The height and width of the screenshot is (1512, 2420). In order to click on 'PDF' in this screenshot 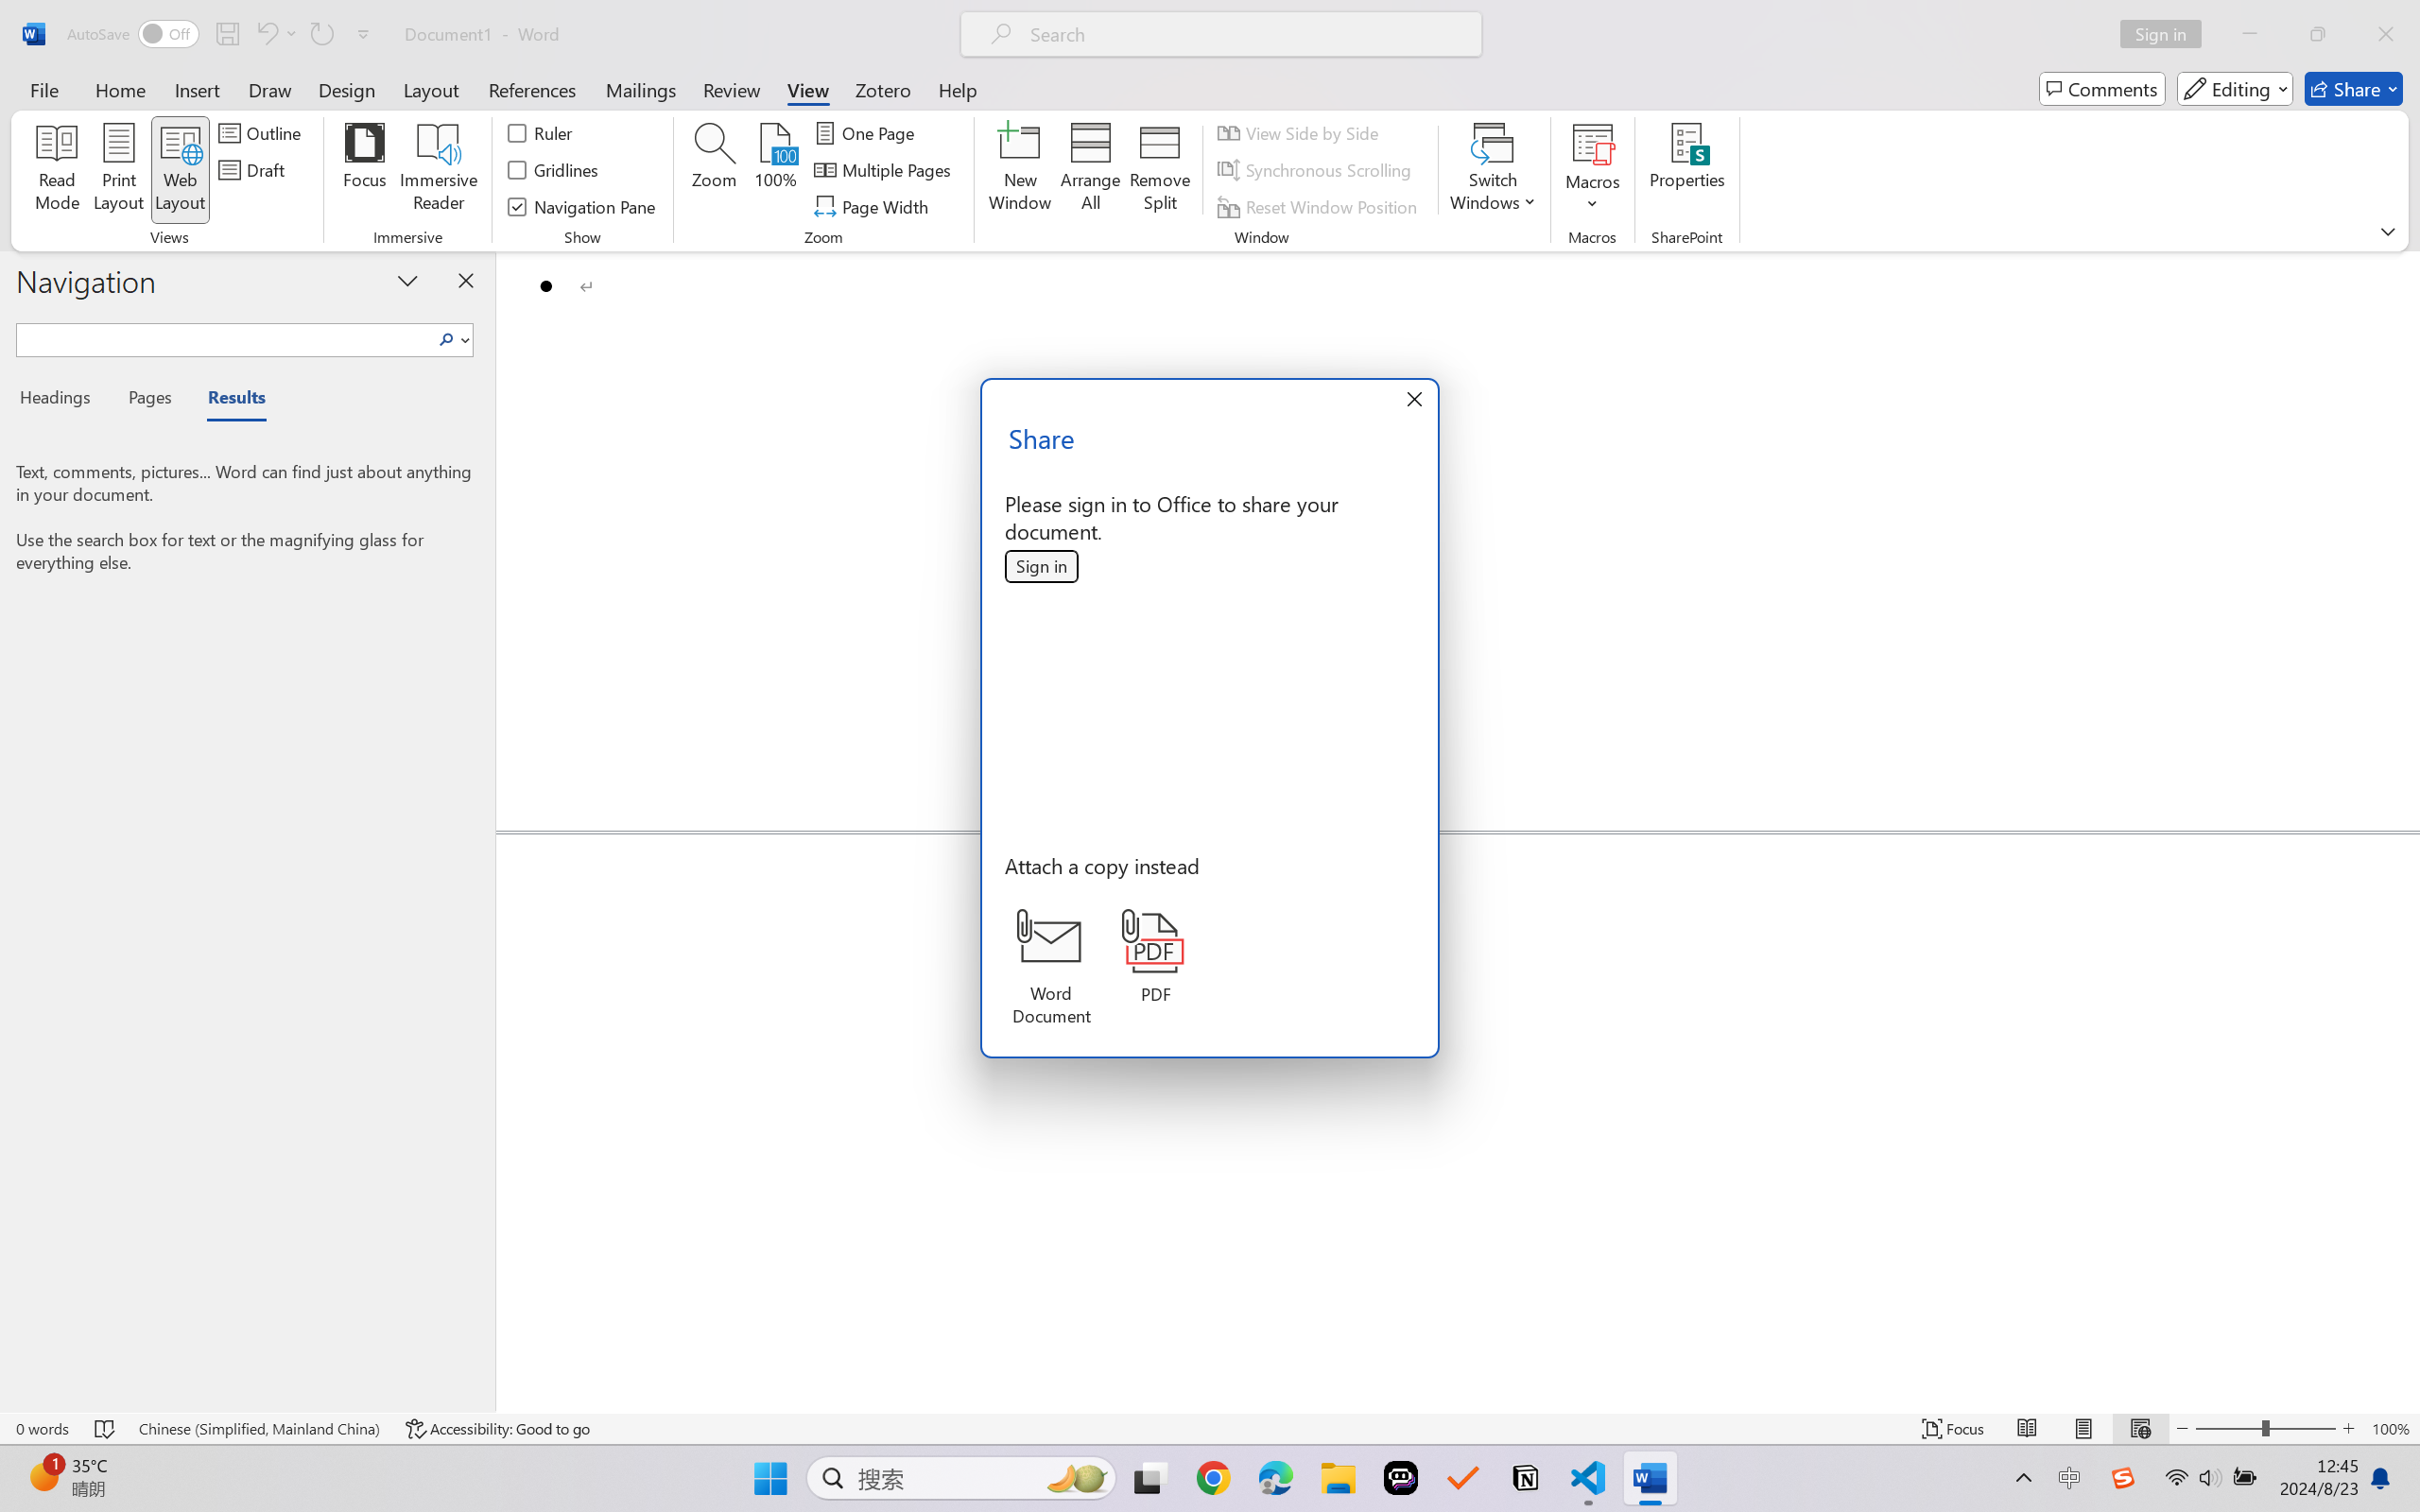, I will do `click(1155, 956)`.